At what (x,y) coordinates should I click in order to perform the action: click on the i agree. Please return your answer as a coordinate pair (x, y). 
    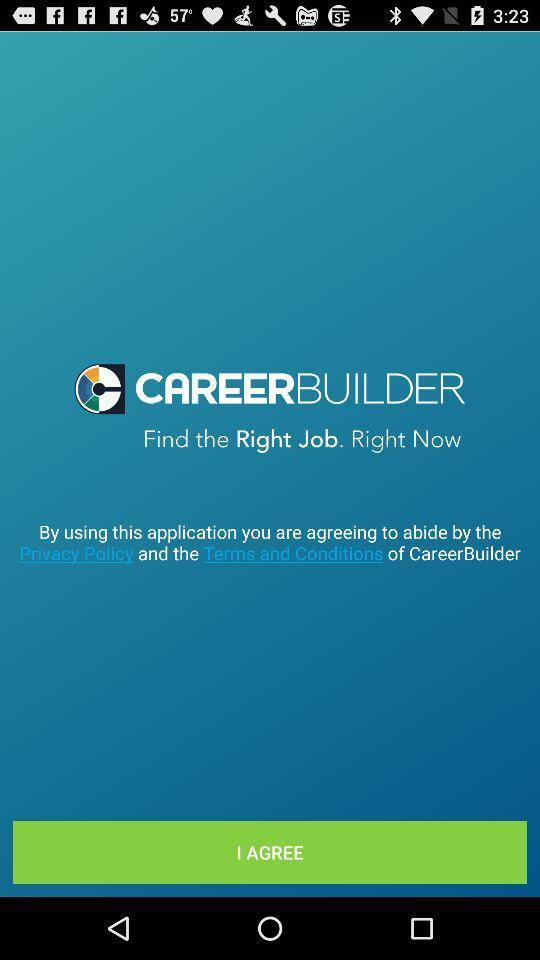
    Looking at the image, I should click on (270, 851).